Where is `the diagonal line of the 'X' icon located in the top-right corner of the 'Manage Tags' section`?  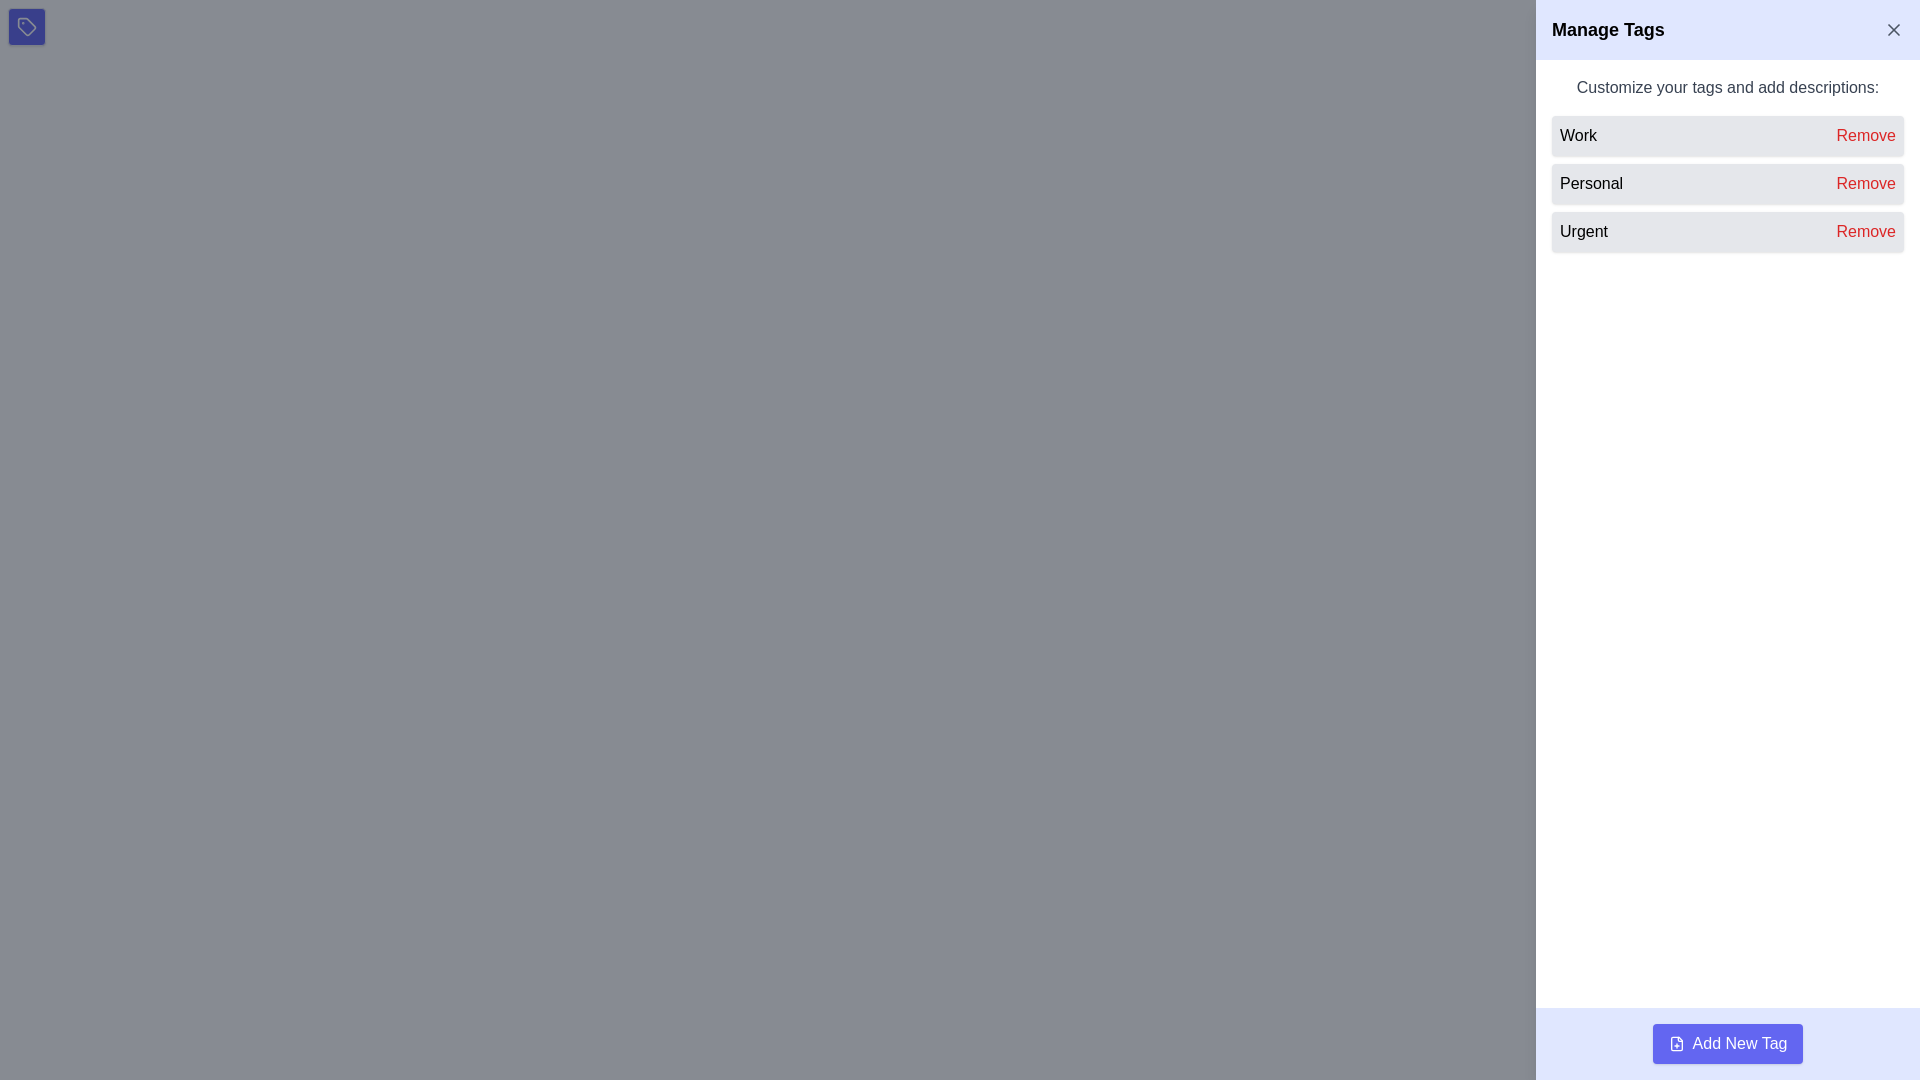 the diagonal line of the 'X' icon located in the top-right corner of the 'Manage Tags' section is located at coordinates (1893, 30).